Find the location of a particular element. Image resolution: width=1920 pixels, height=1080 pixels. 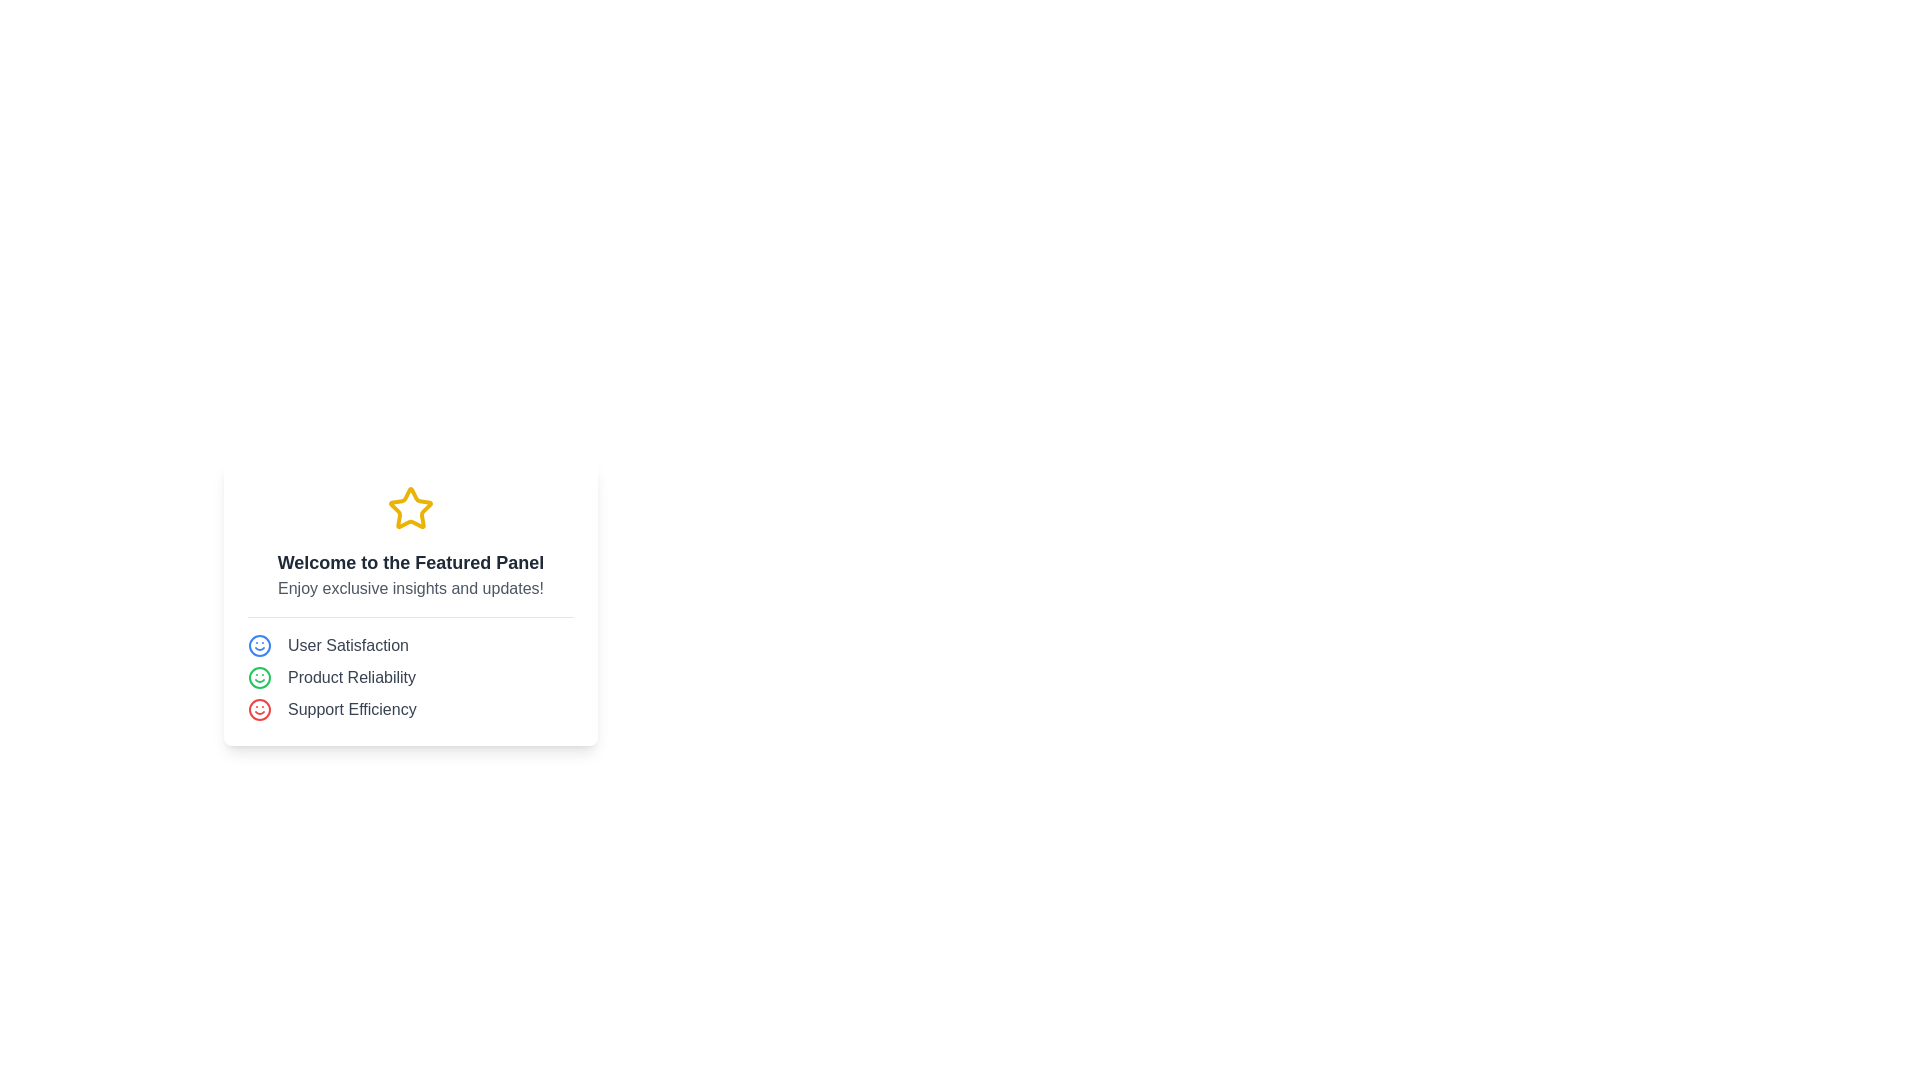

the 'User Satisfaction' list item to interact with it is located at coordinates (410, 644).